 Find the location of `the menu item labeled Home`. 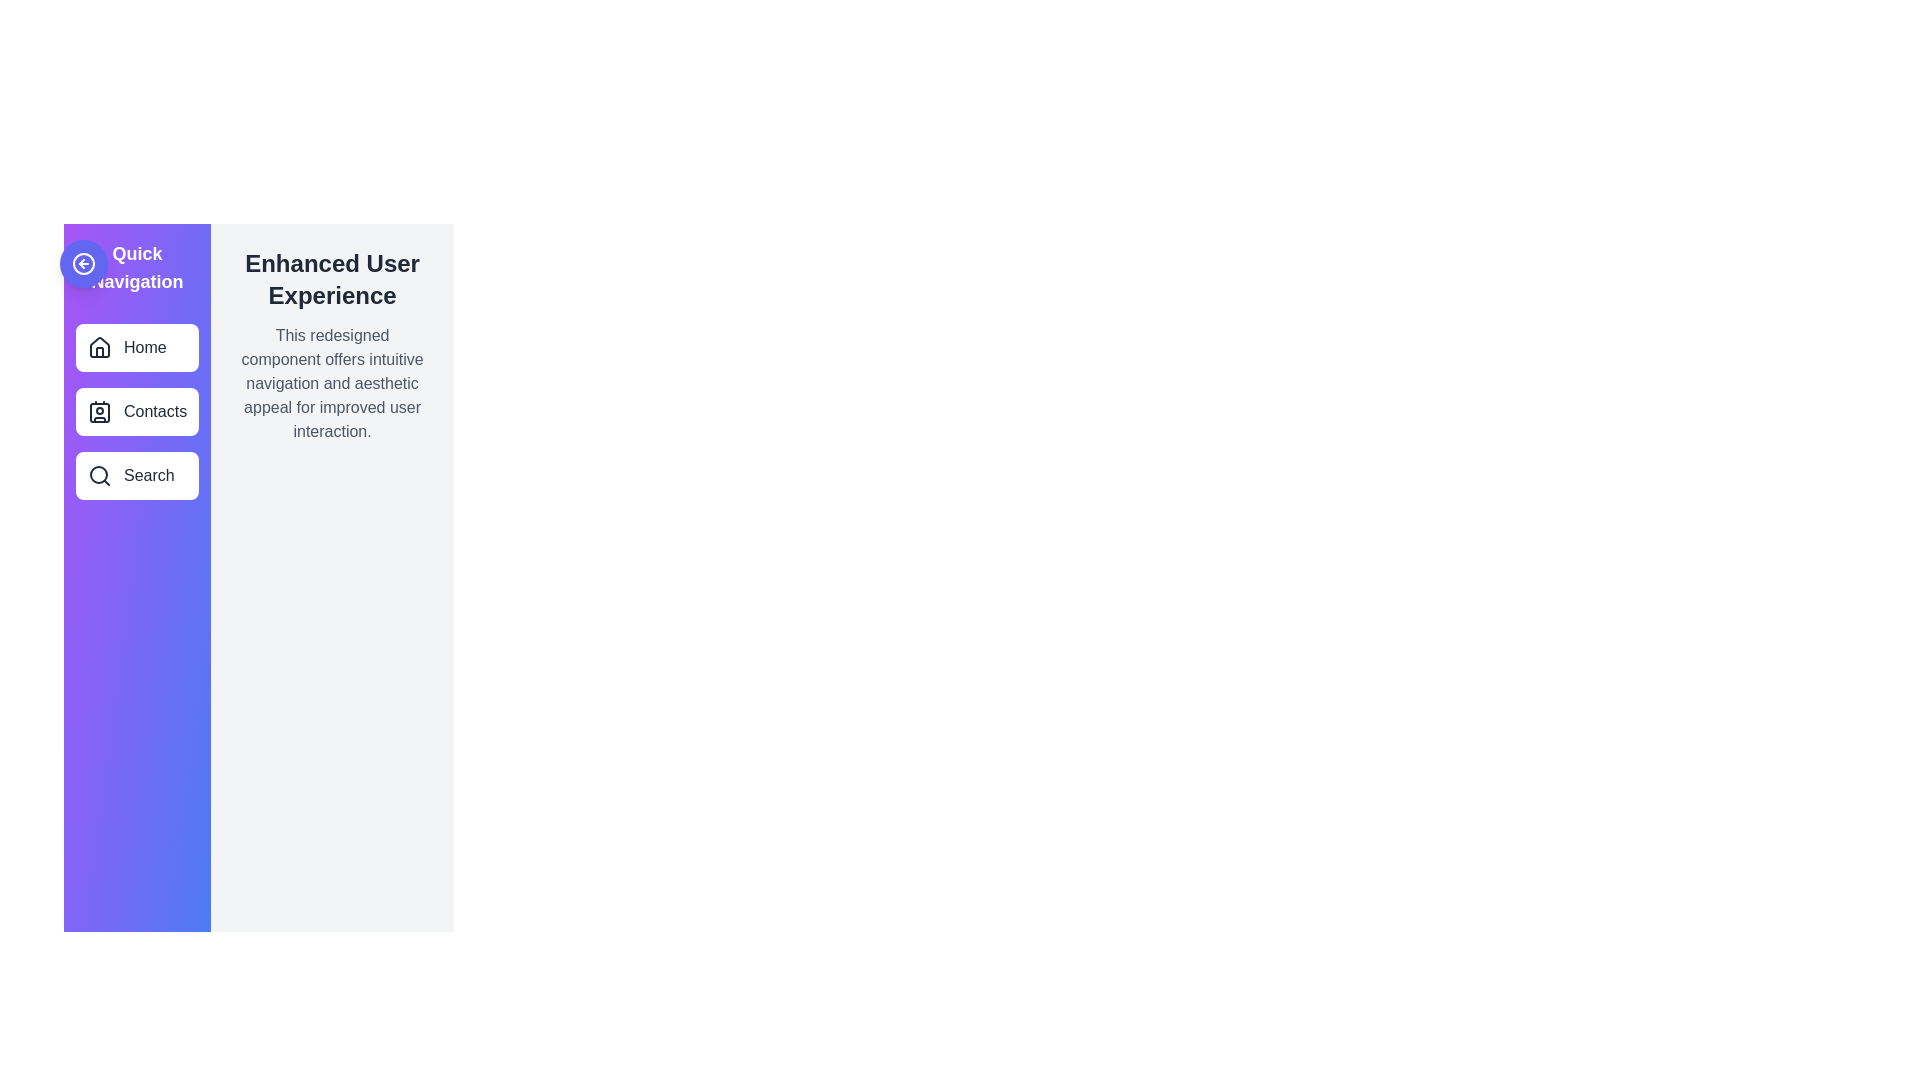

the menu item labeled Home is located at coordinates (136, 346).